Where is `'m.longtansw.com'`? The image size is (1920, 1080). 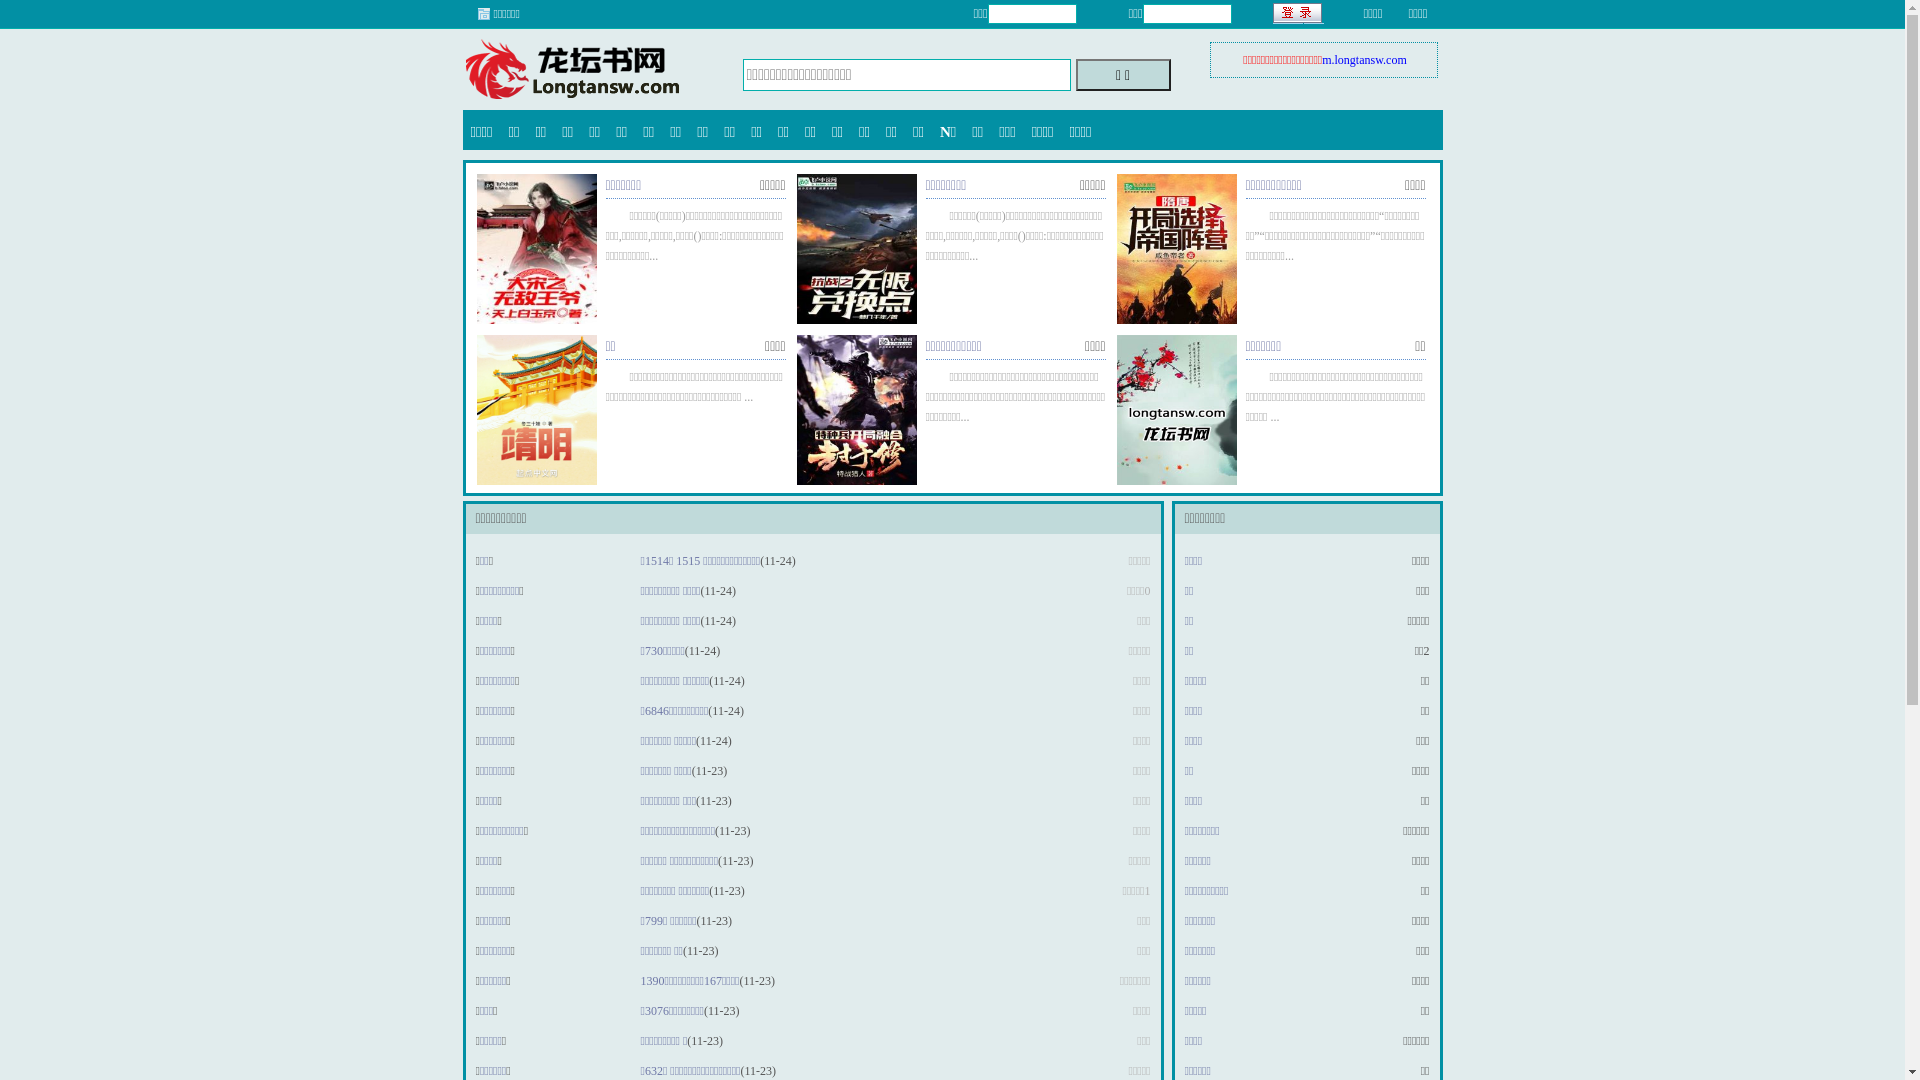
'm.longtansw.com' is located at coordinates (1363, 59).